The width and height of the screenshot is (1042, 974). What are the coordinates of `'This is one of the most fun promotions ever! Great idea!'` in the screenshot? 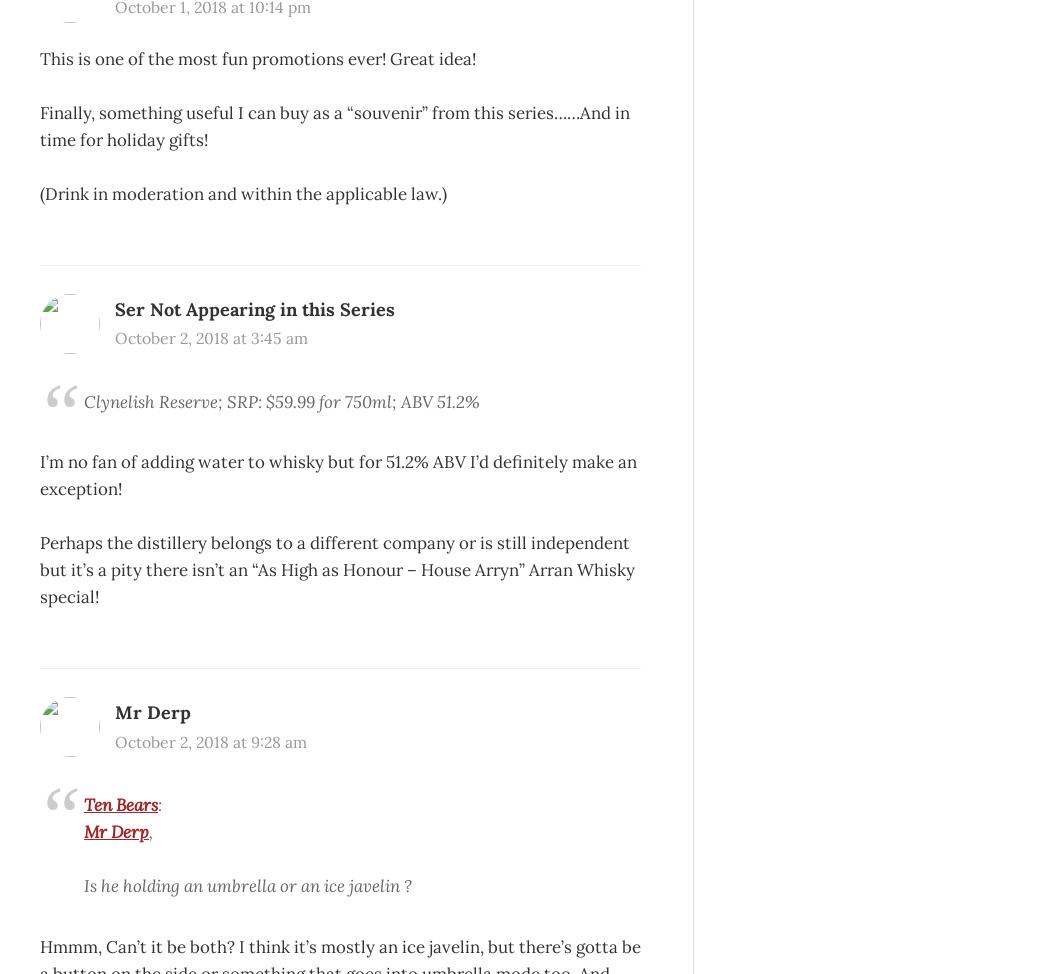 It's located at (256, 57).